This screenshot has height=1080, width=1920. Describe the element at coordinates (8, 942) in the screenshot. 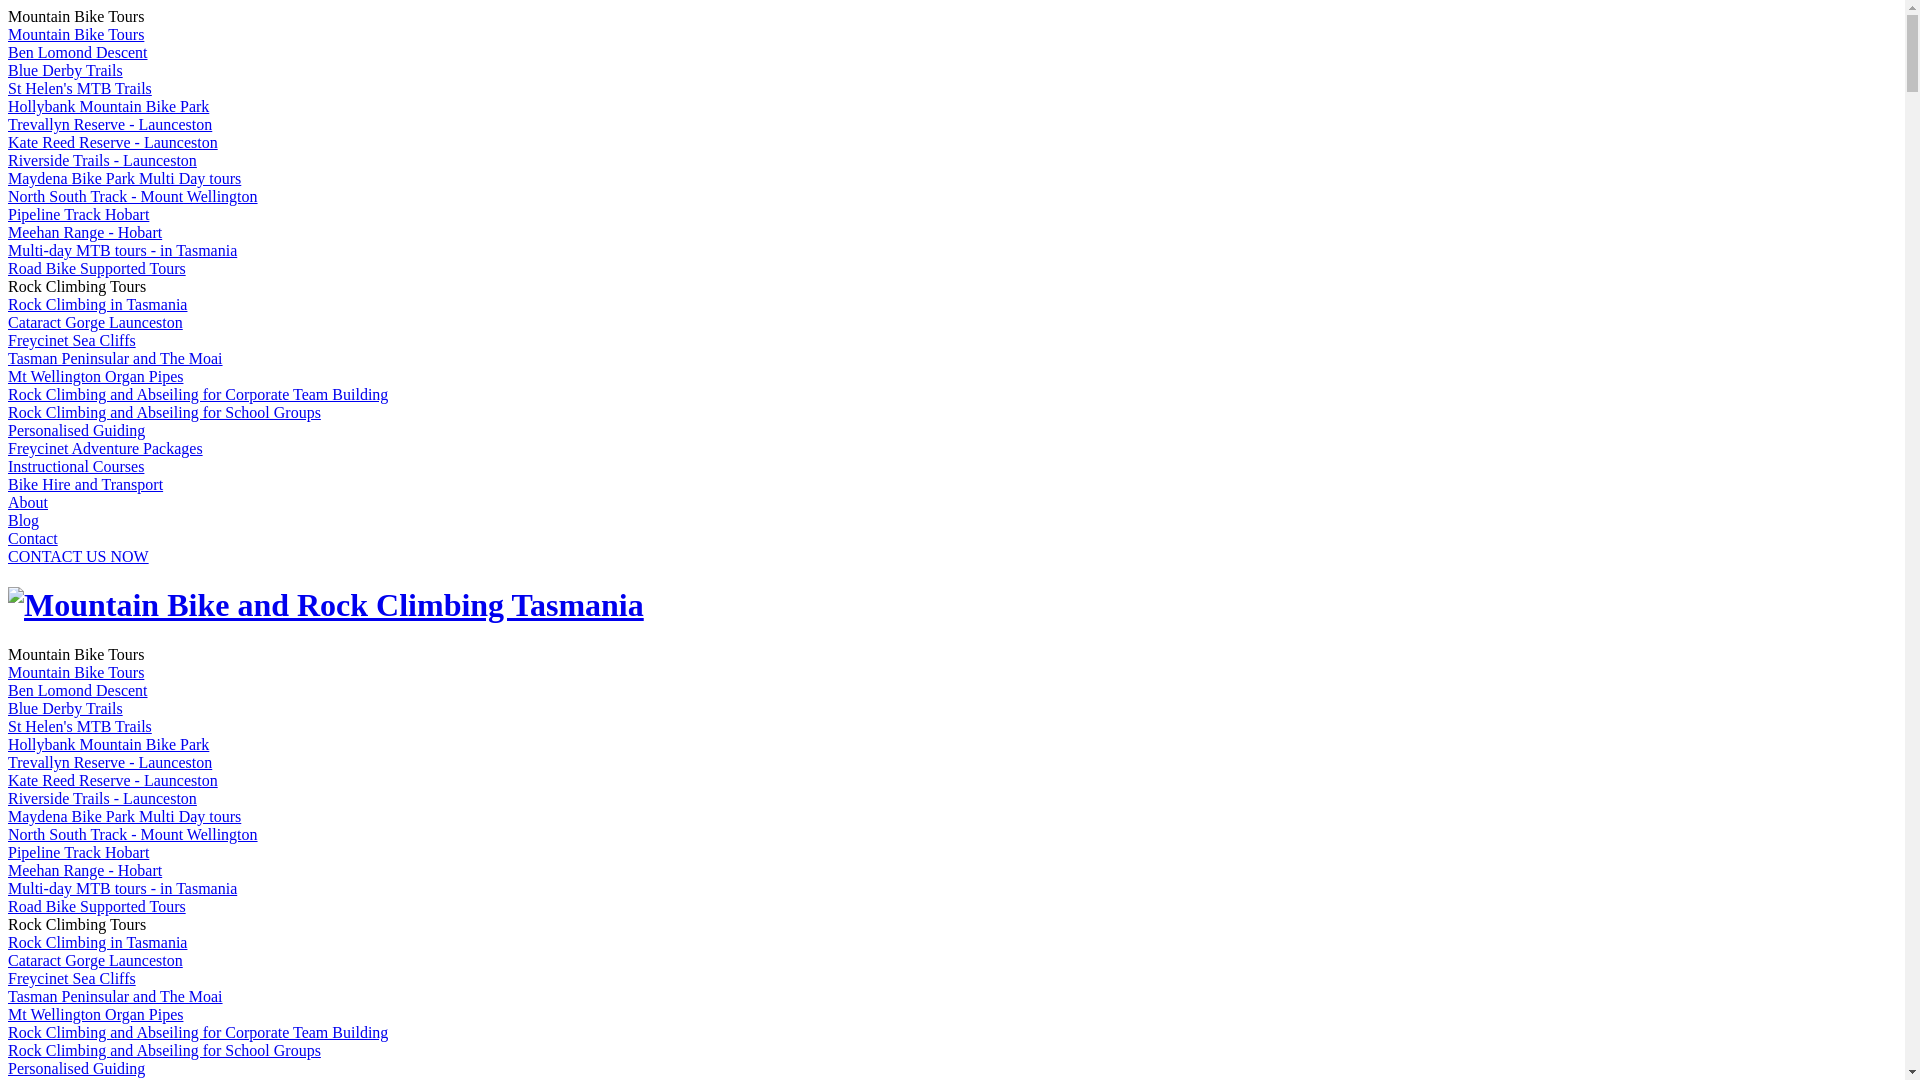

I see `'Rock Climbing in Tasmania'` at that location.